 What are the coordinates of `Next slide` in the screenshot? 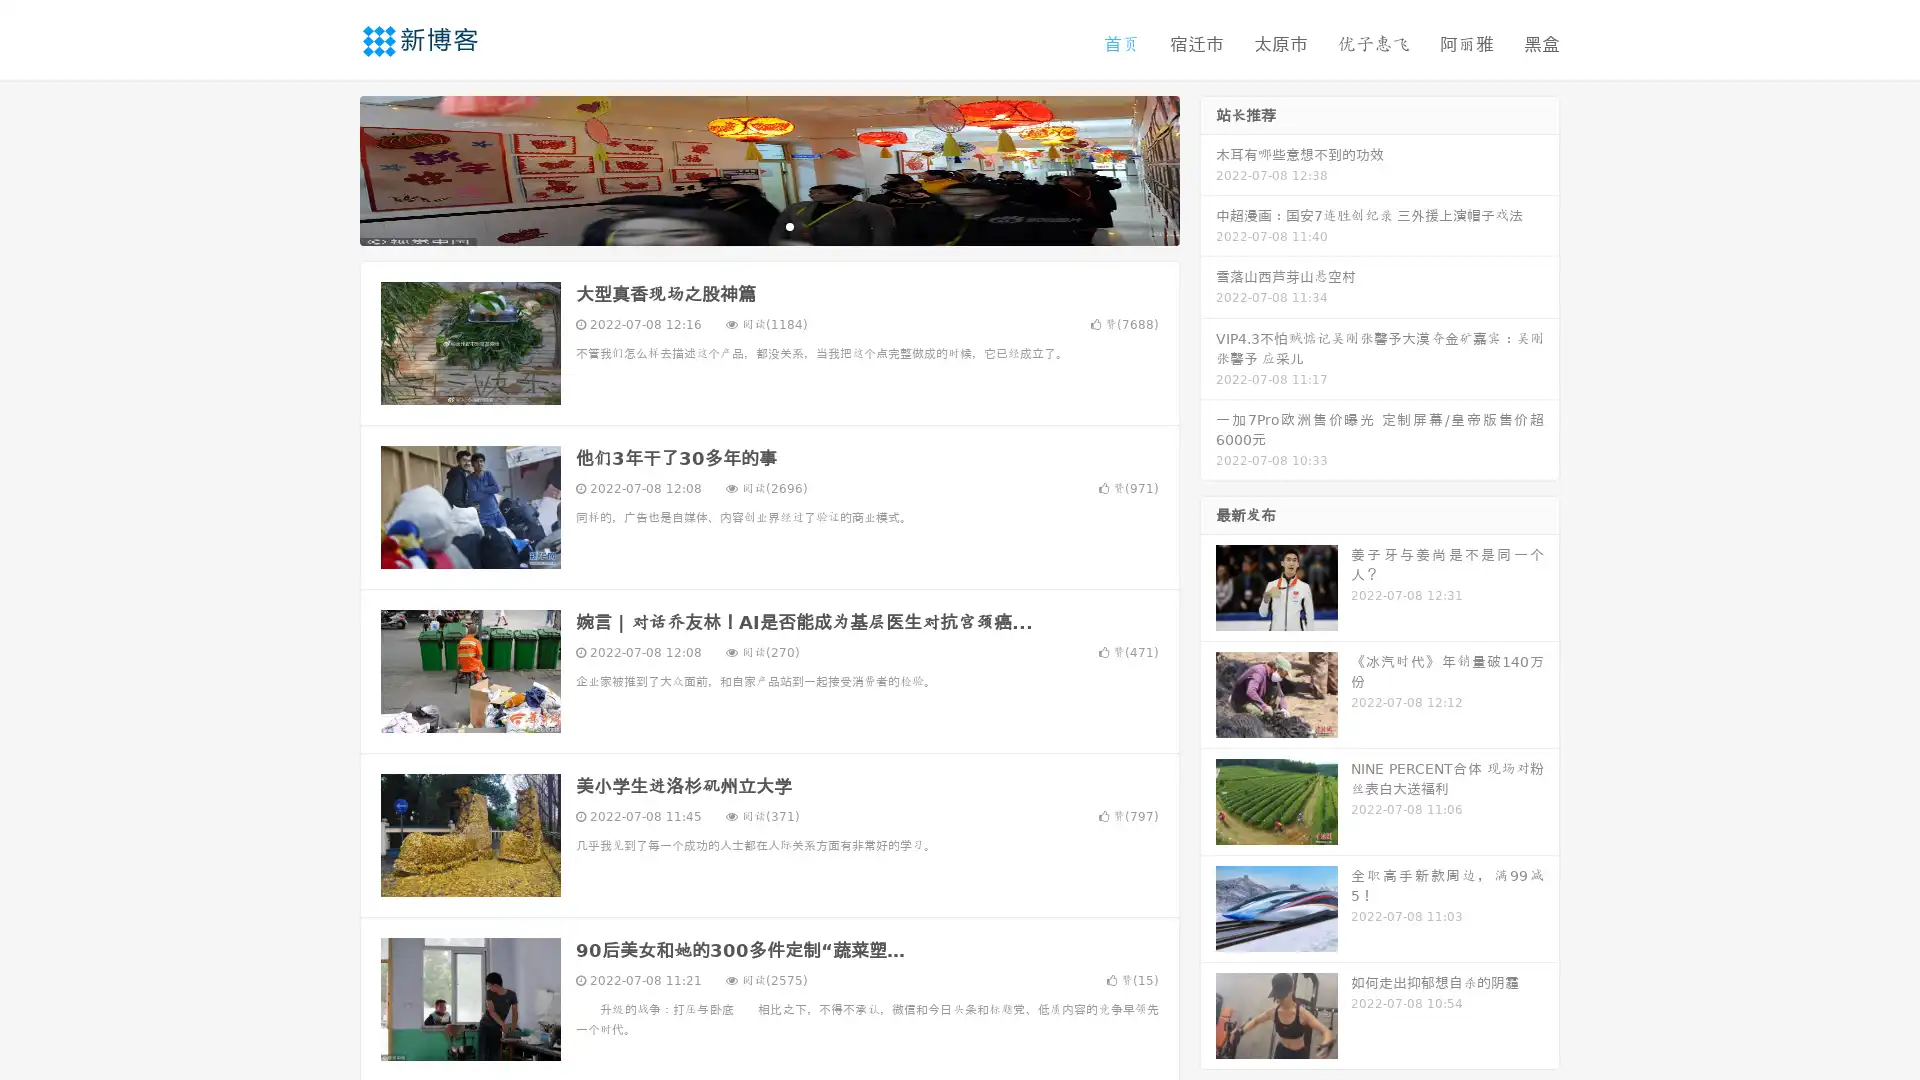 It's located at (1208, 168).